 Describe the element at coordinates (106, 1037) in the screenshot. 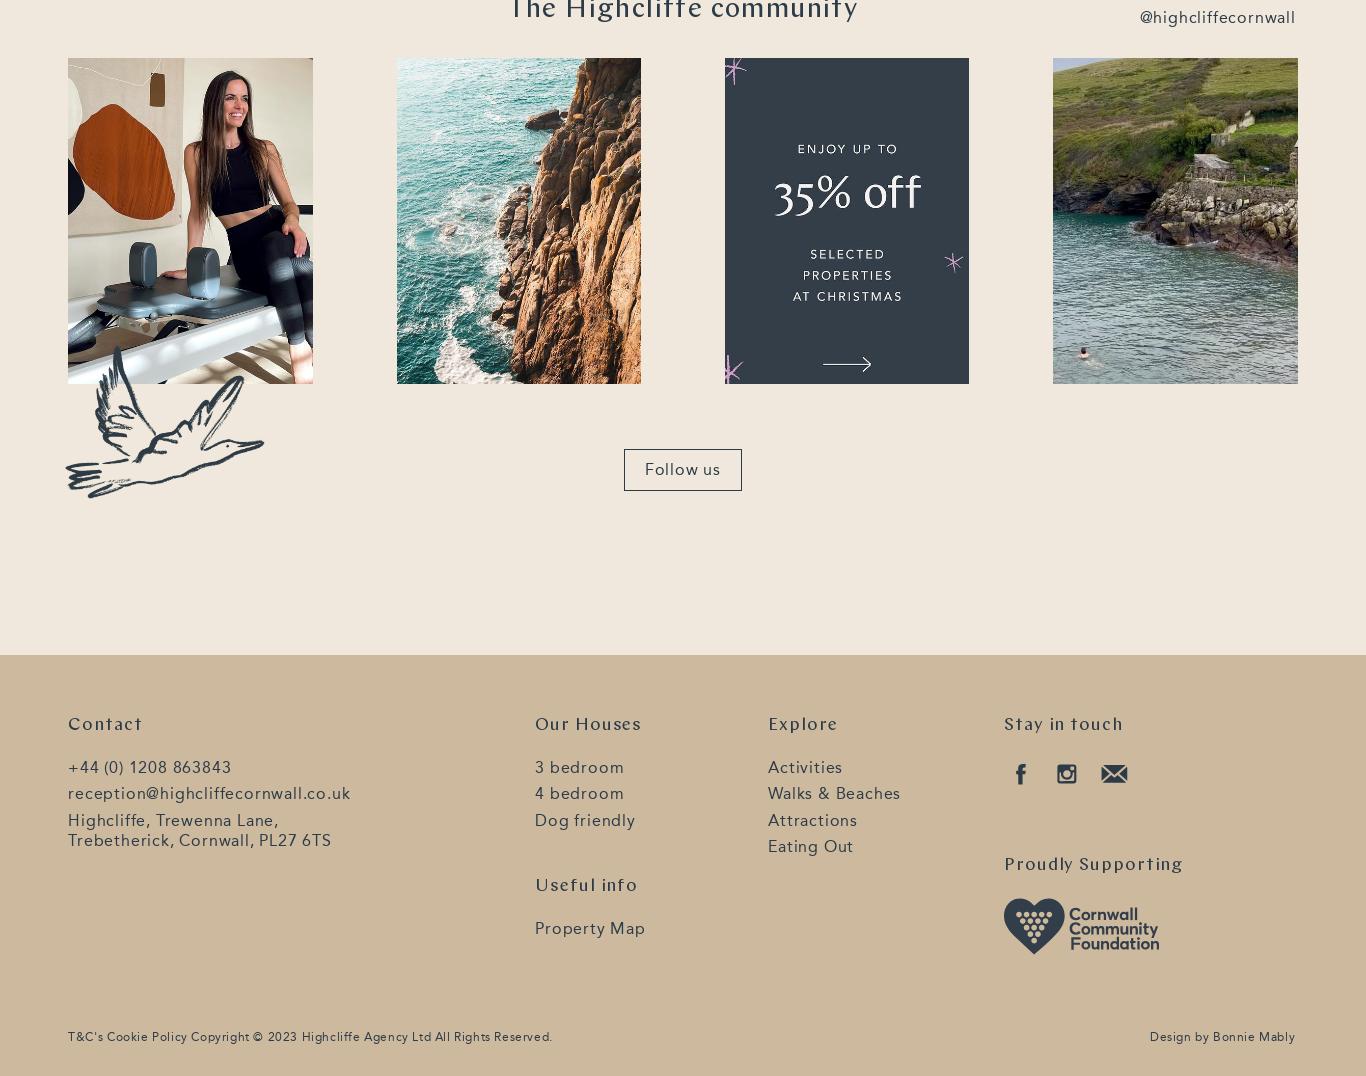

I see `'Cookie Policy'` at that location.